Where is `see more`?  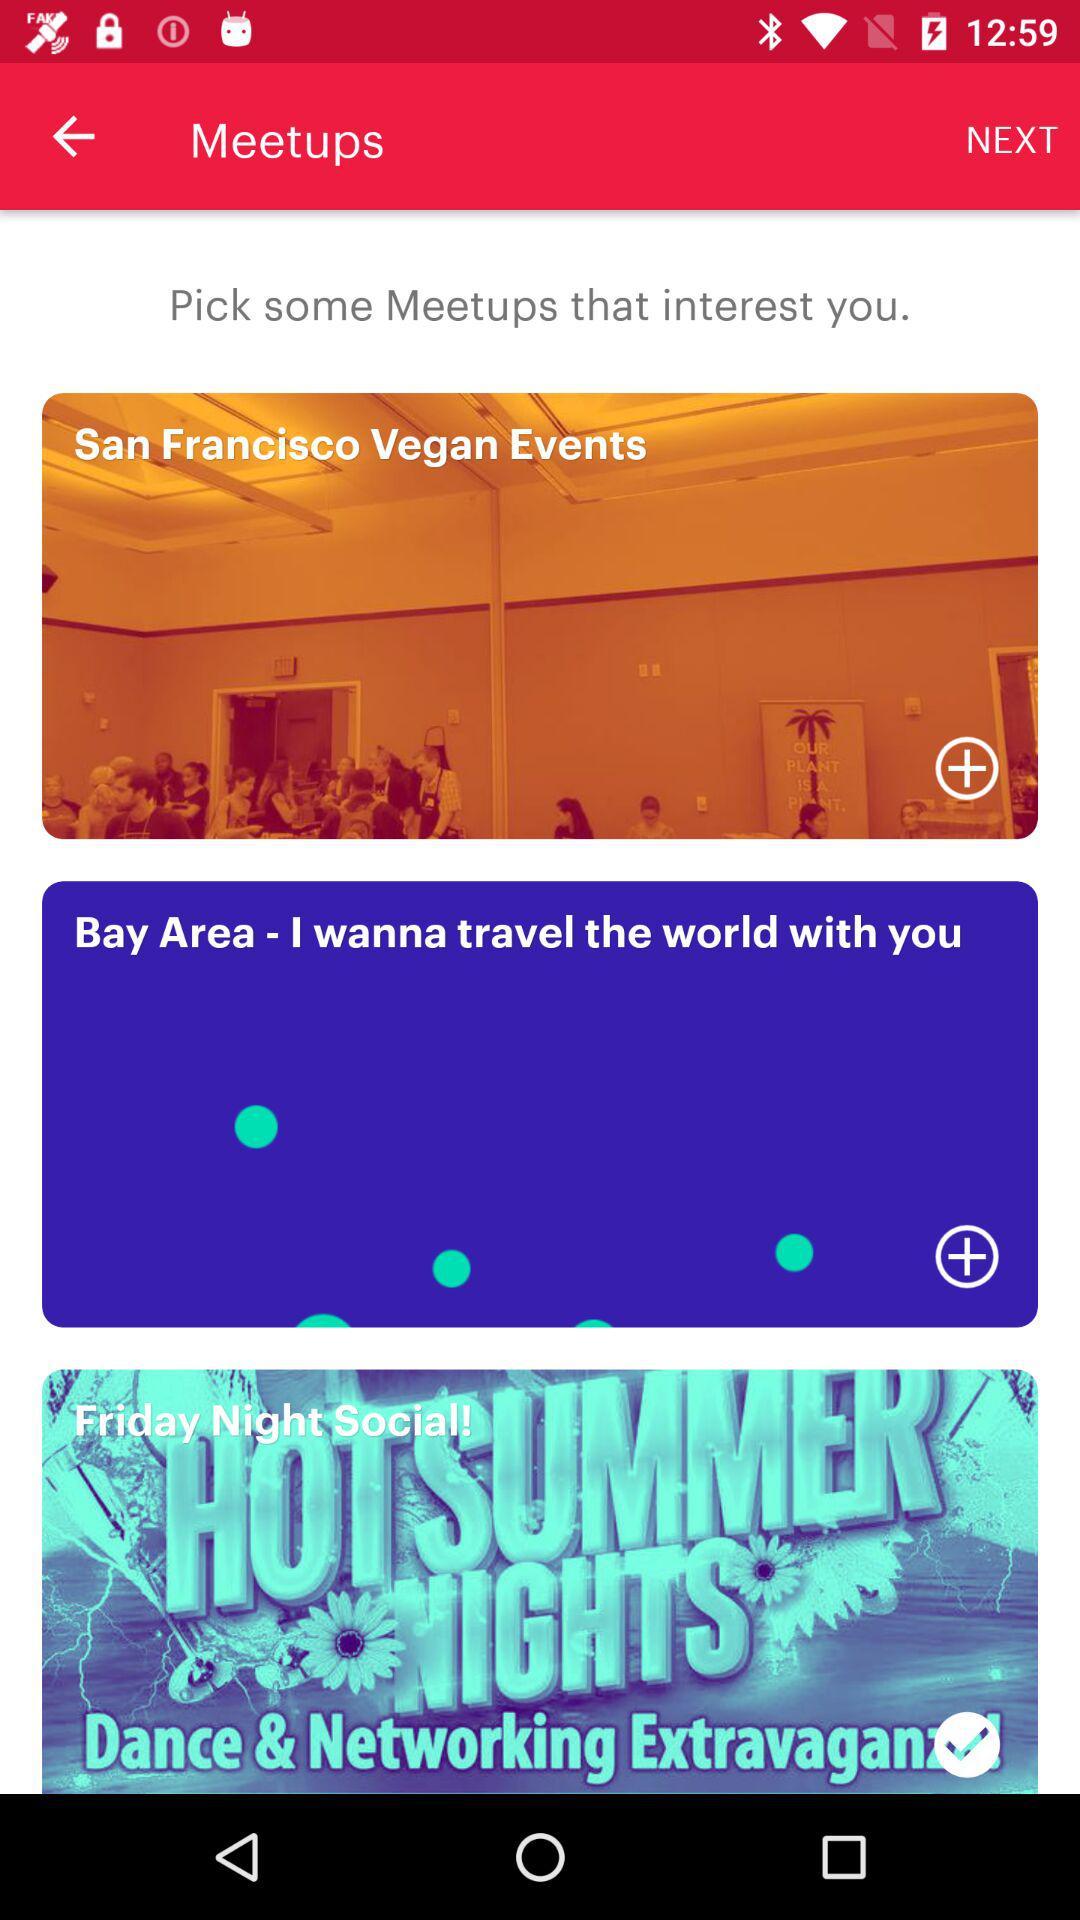 see more is located at coordinates (966, 1255).